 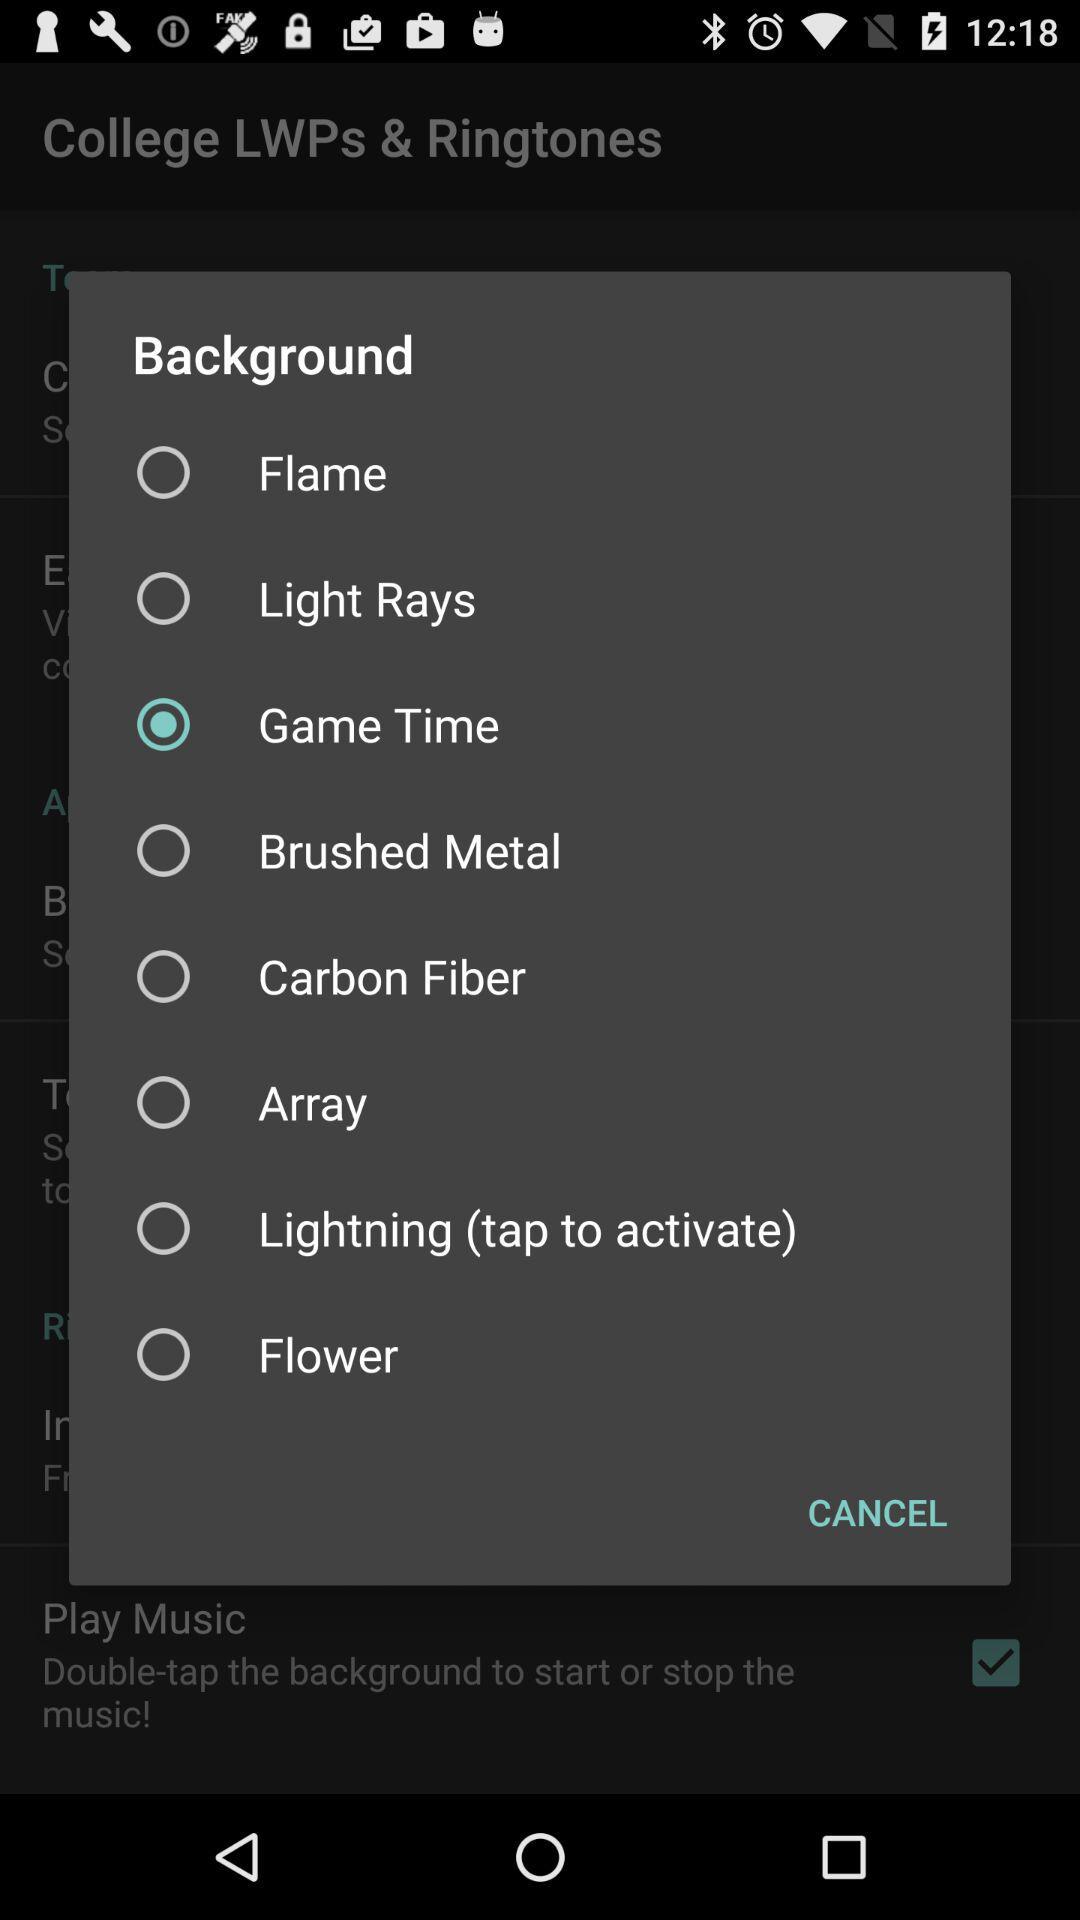 I want to click on the button at the bottom right corner, so click(x=876, y=1512).